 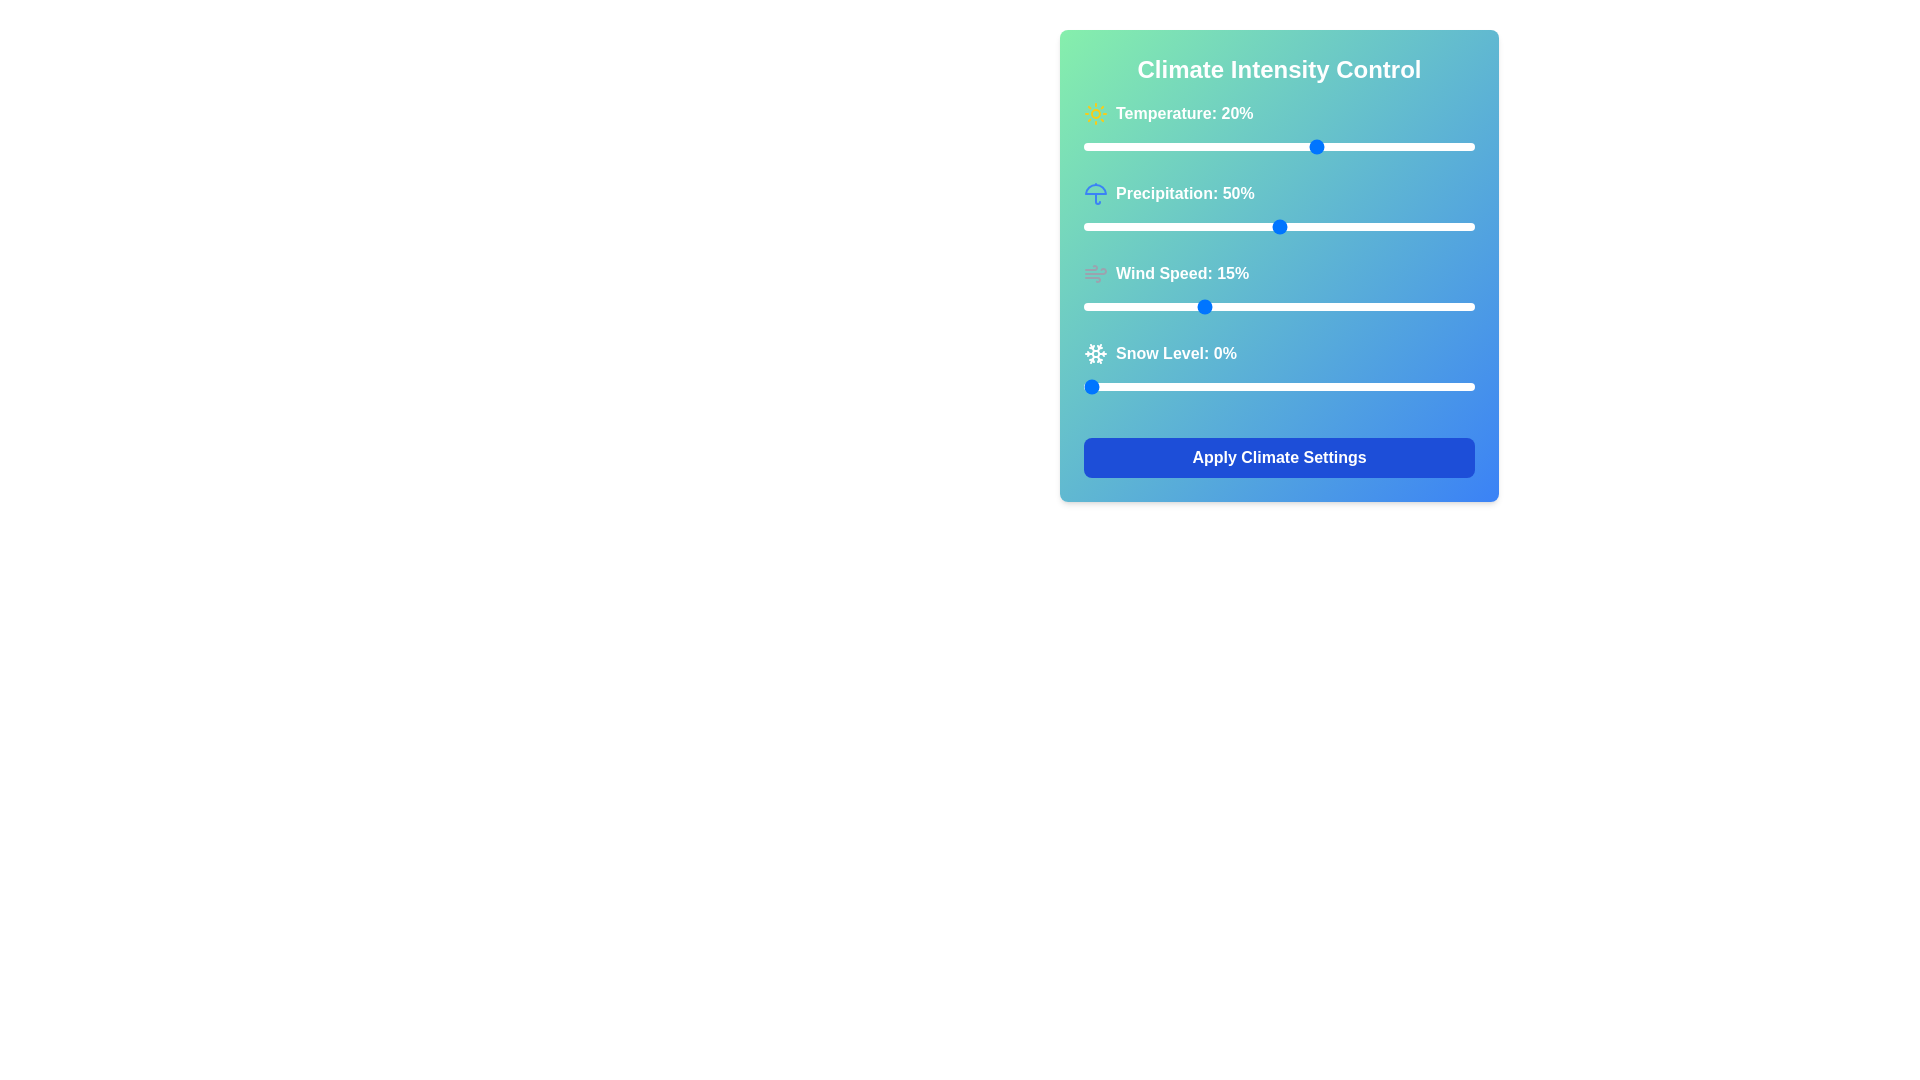 I want to click on precipitation, so click(x=1372, y=226).